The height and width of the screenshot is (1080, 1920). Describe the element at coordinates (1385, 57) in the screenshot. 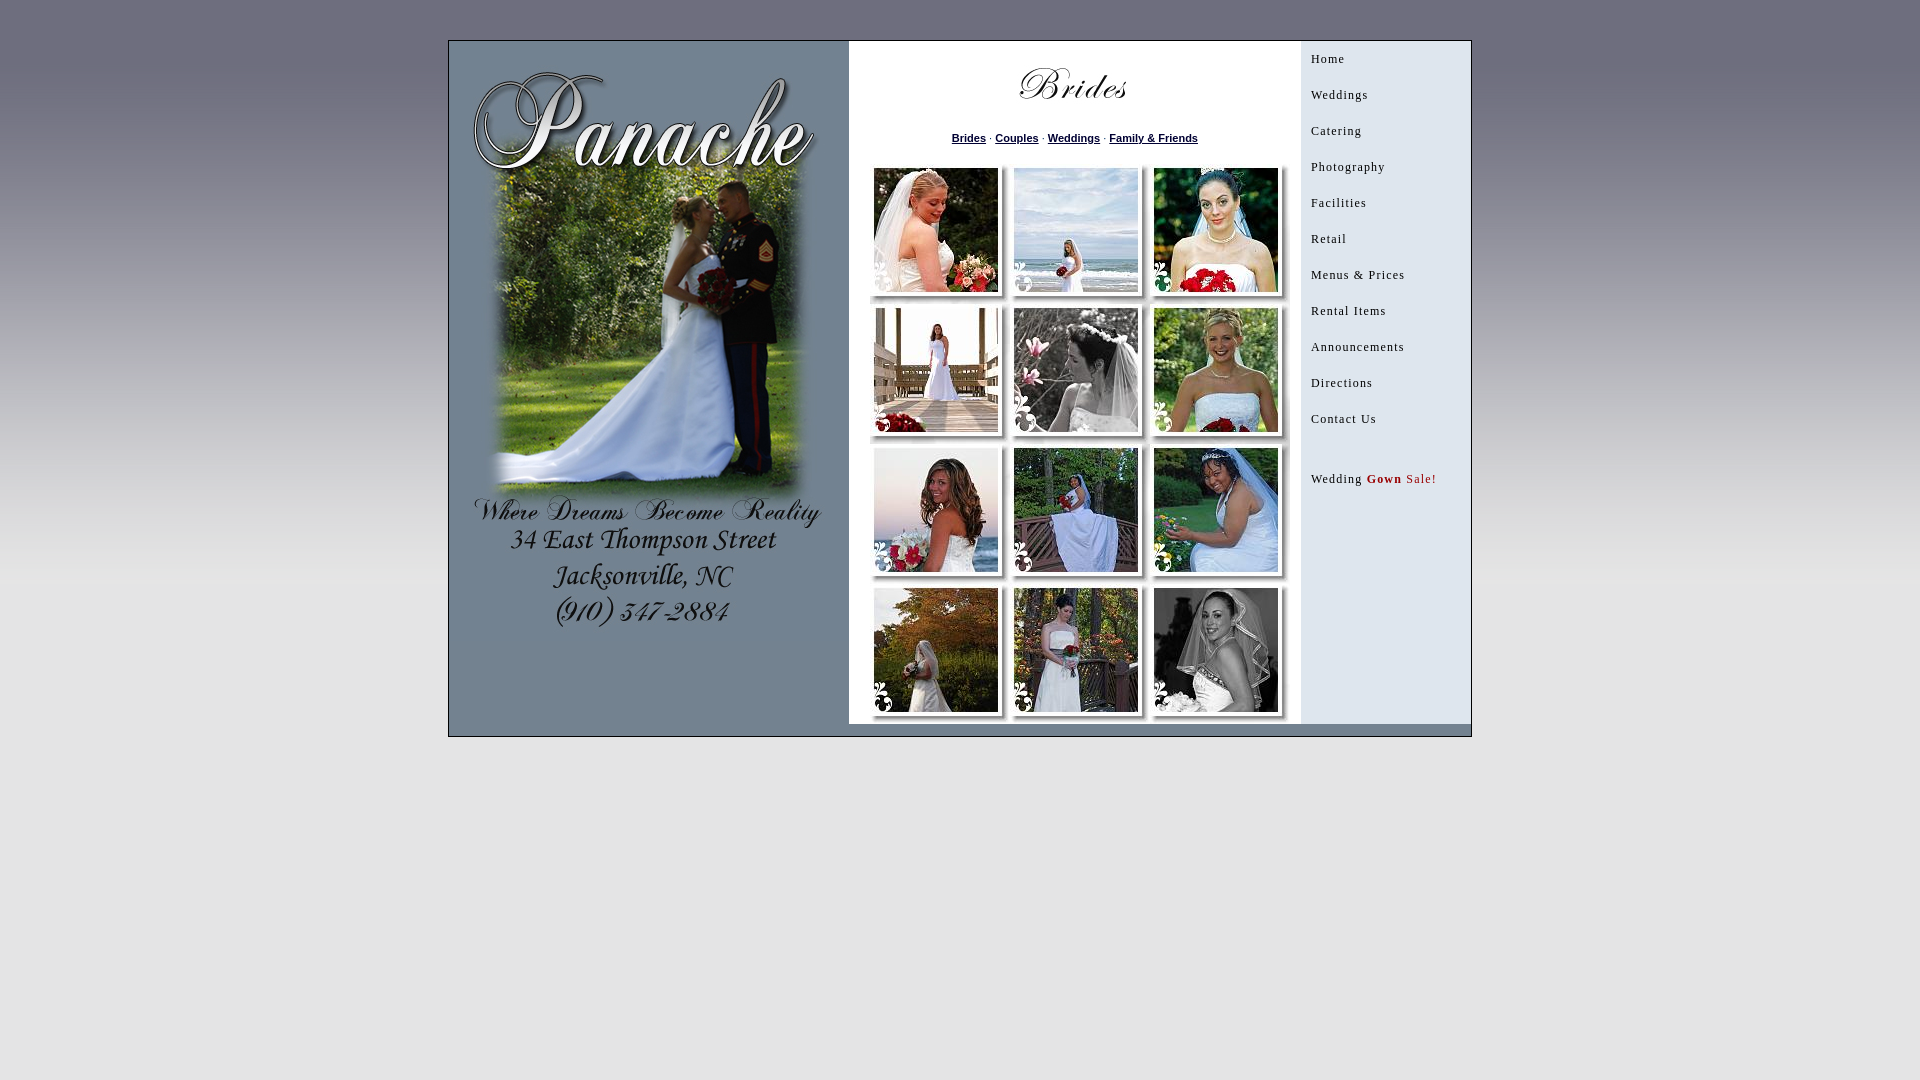

I see `'Home'` at that location.